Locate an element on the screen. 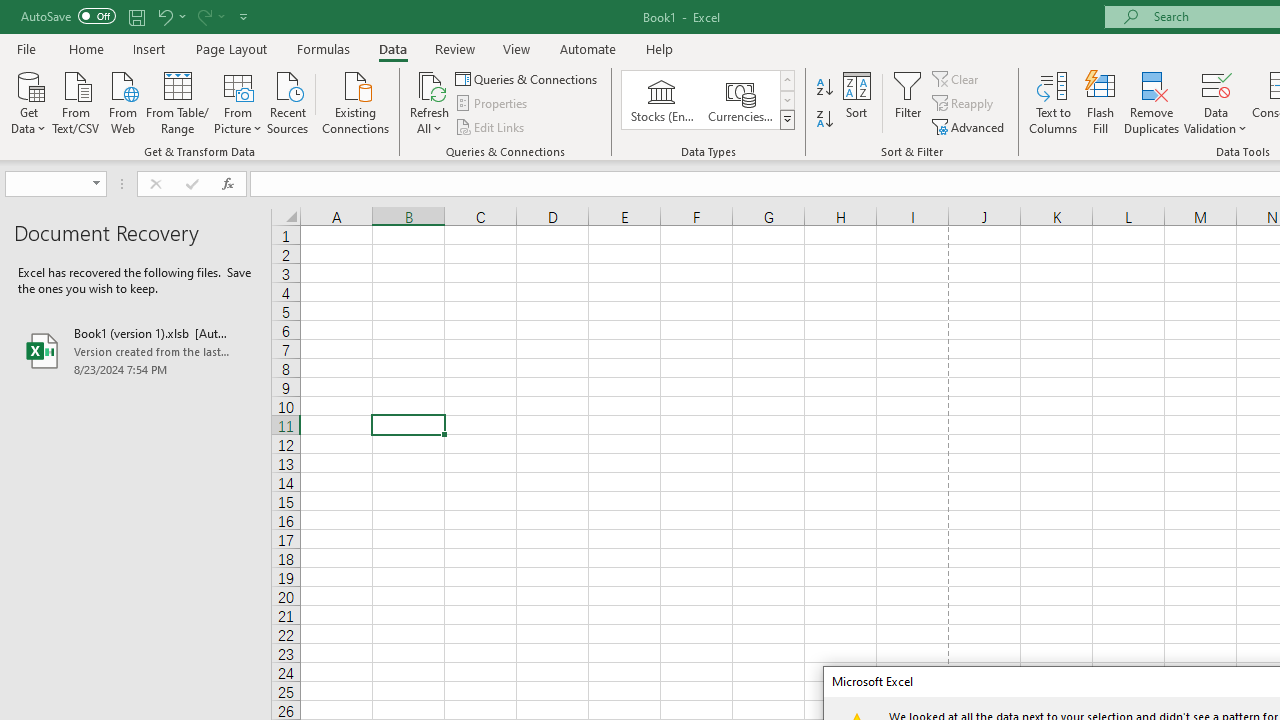 This screenshot has width=1280, height=720. 'From Picture' is located at coordinates (238, 101).